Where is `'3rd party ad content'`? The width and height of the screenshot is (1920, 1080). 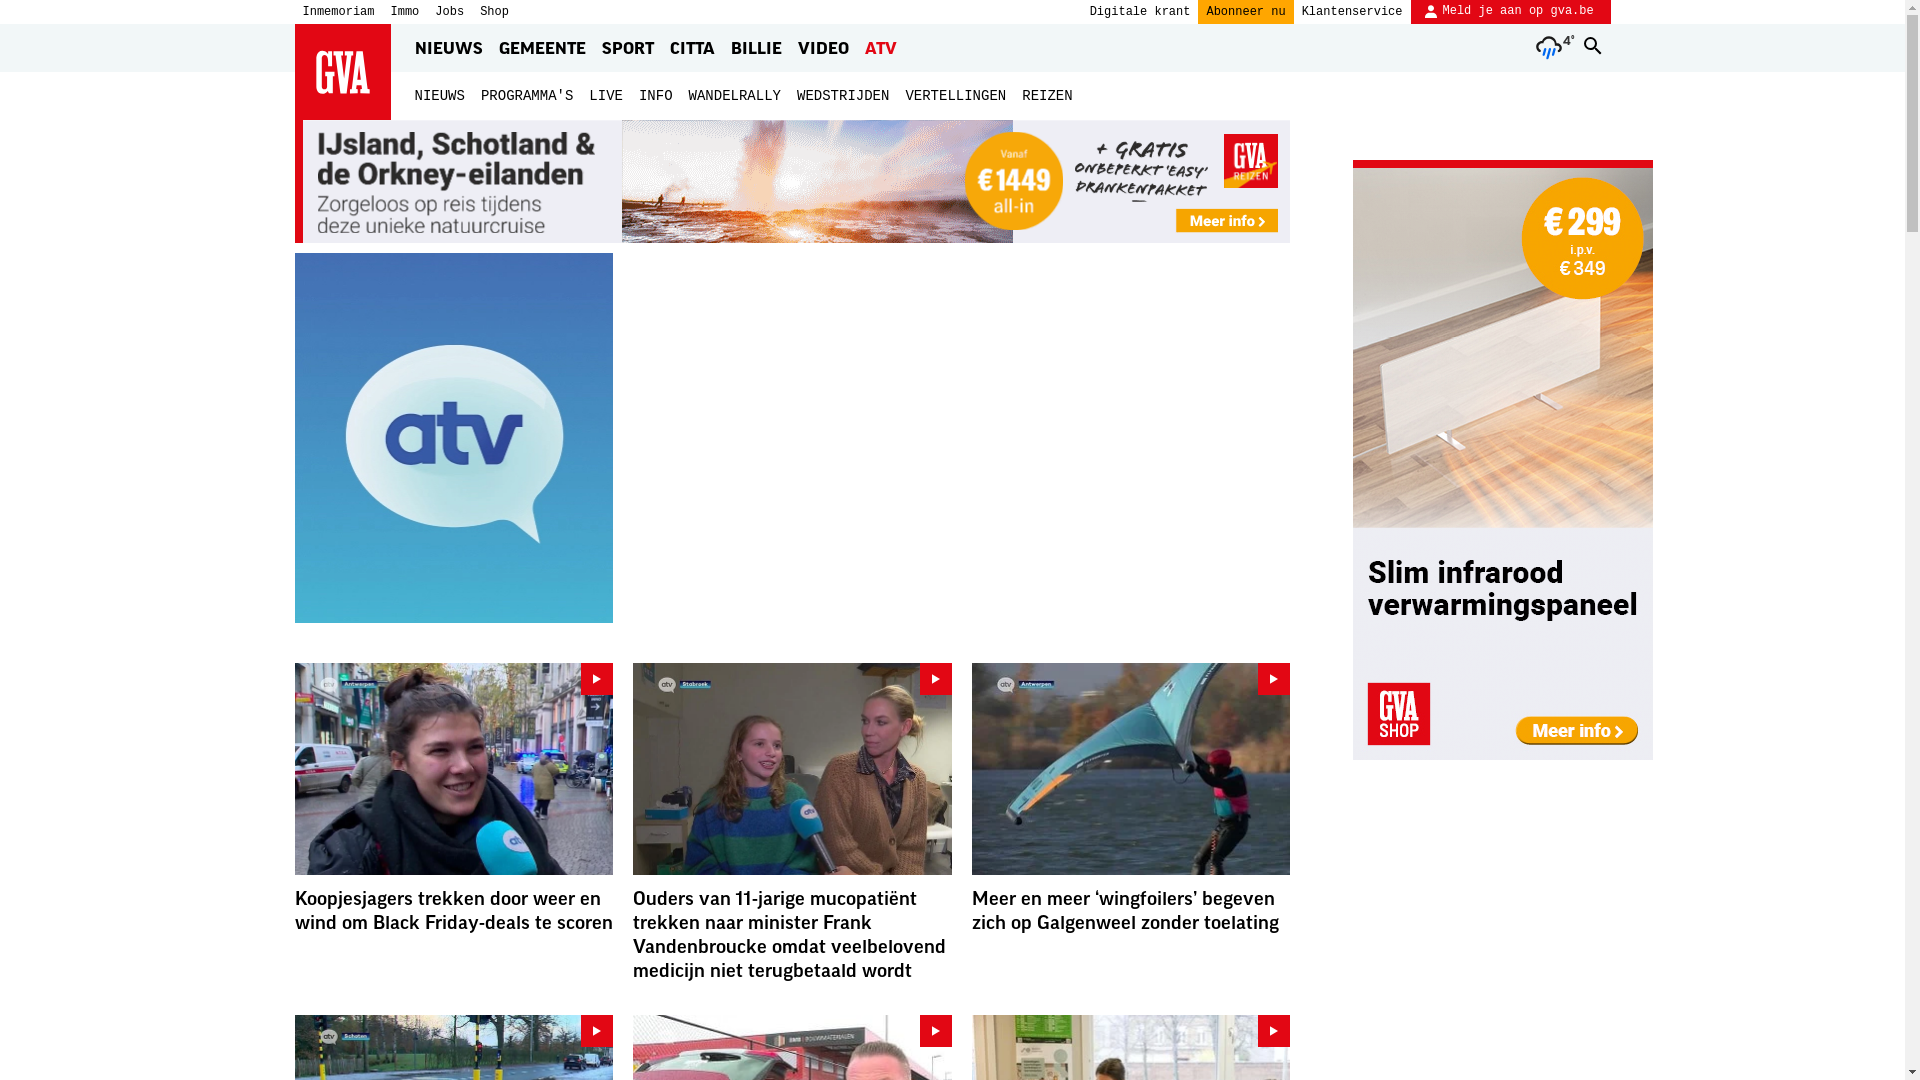
'3rd party ad content' is located at coordinates (1502, 459).